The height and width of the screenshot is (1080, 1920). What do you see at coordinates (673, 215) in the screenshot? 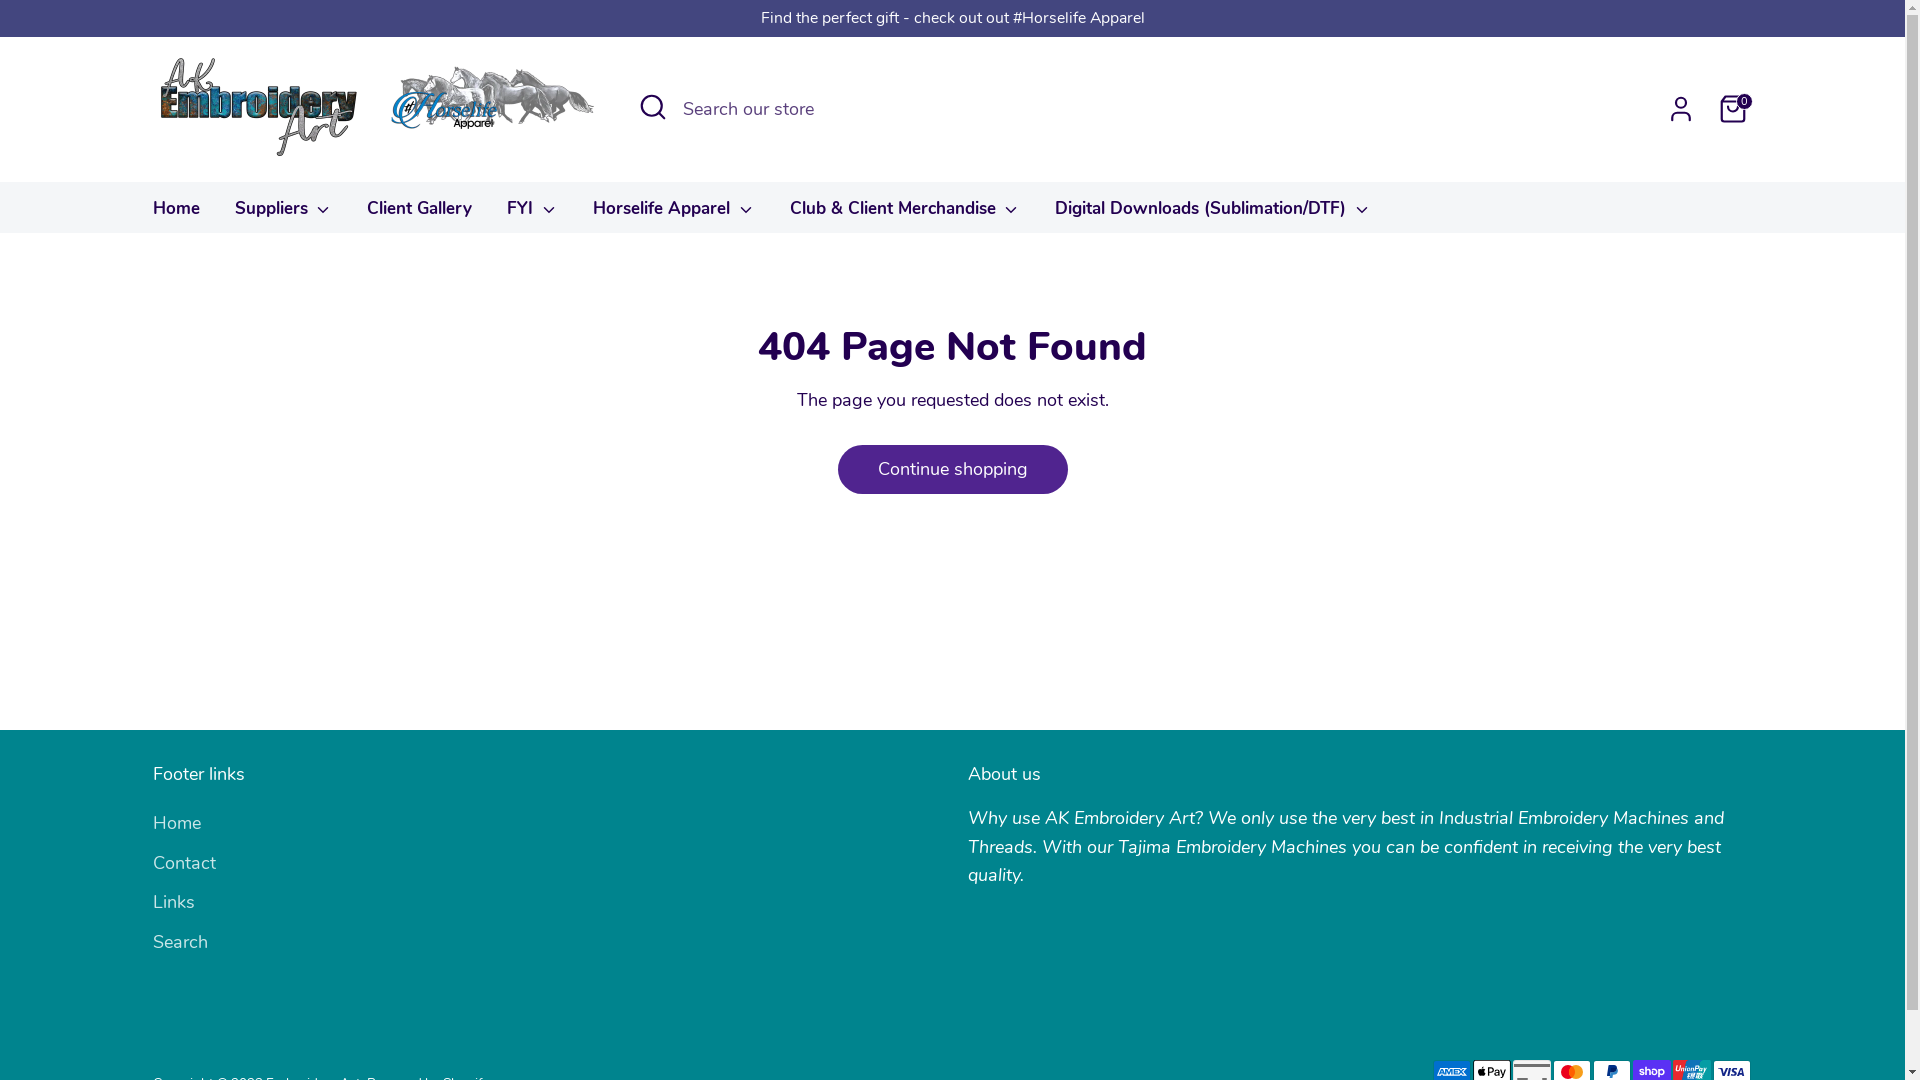
I see `'Horselife Apparel'` at bounding box center [673, 215].